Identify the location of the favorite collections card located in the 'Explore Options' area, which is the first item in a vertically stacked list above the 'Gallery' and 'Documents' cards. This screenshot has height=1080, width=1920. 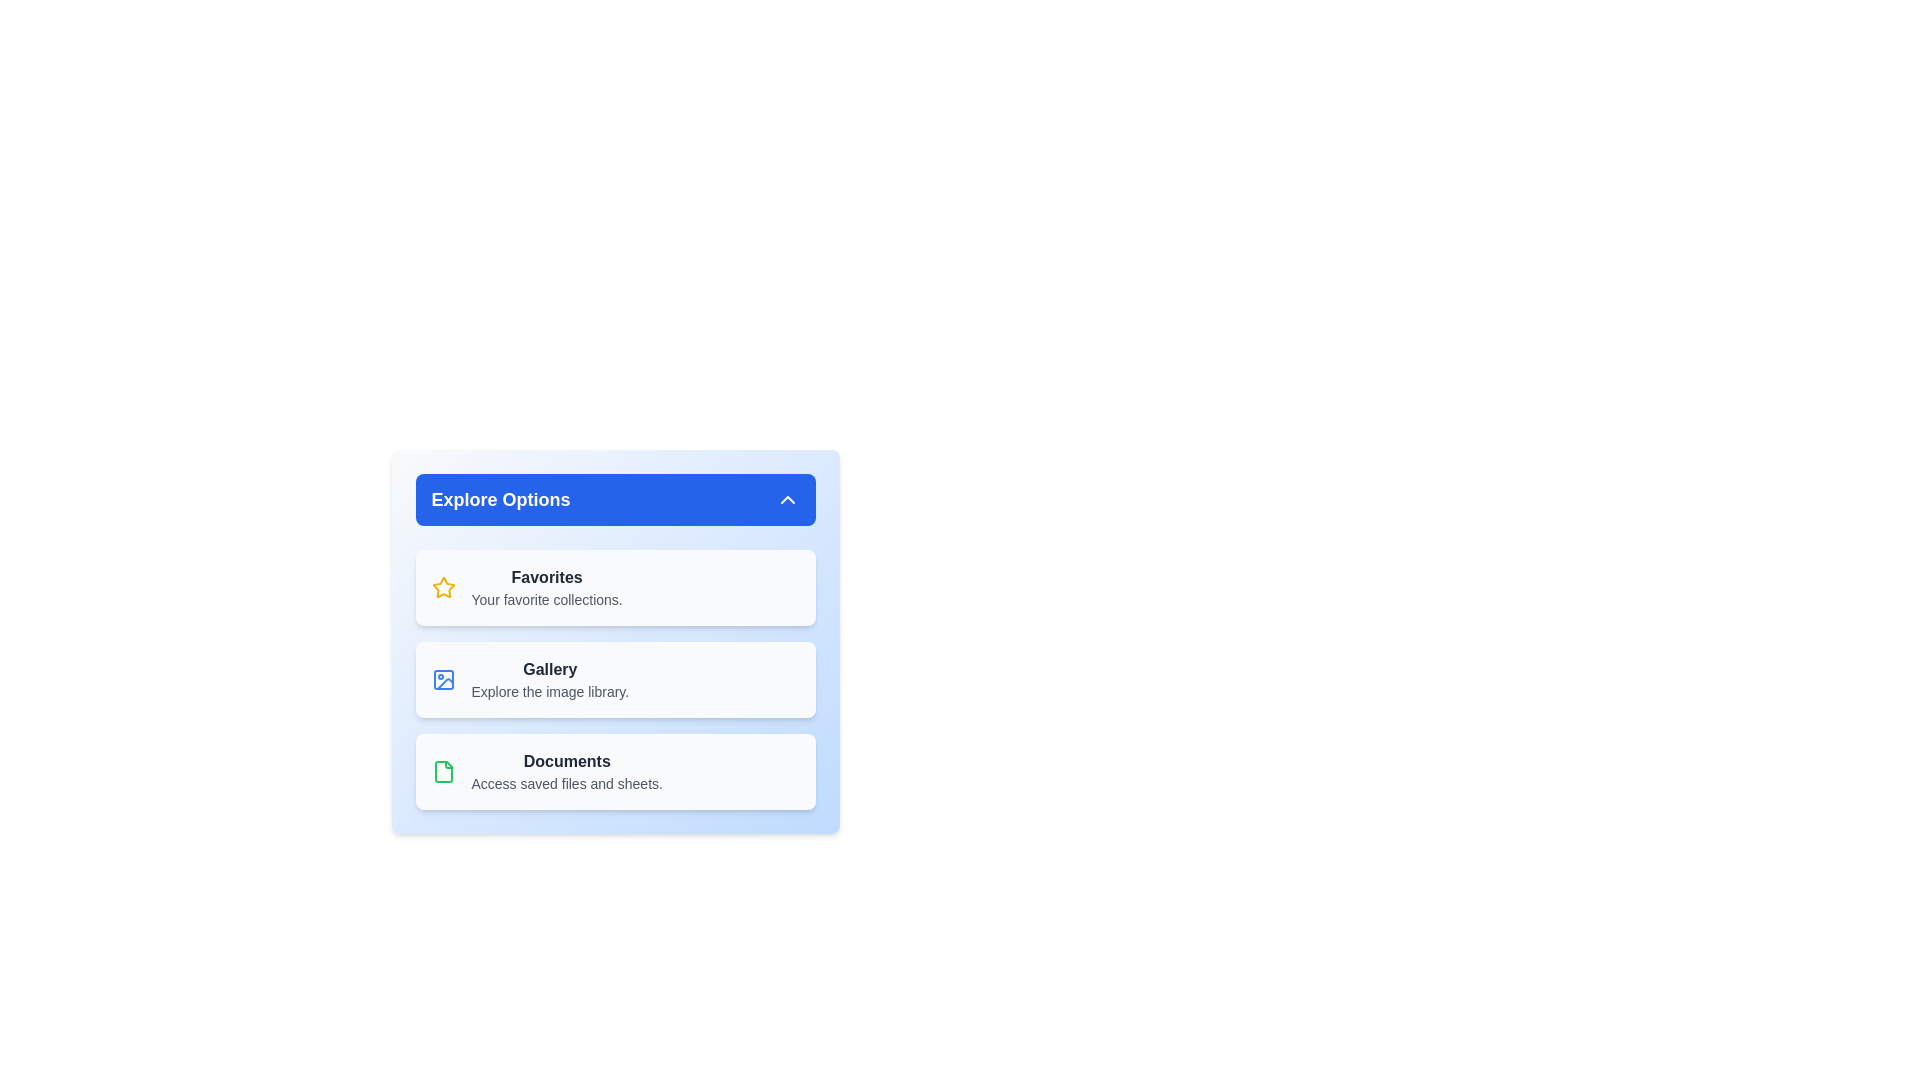
(614, 586).